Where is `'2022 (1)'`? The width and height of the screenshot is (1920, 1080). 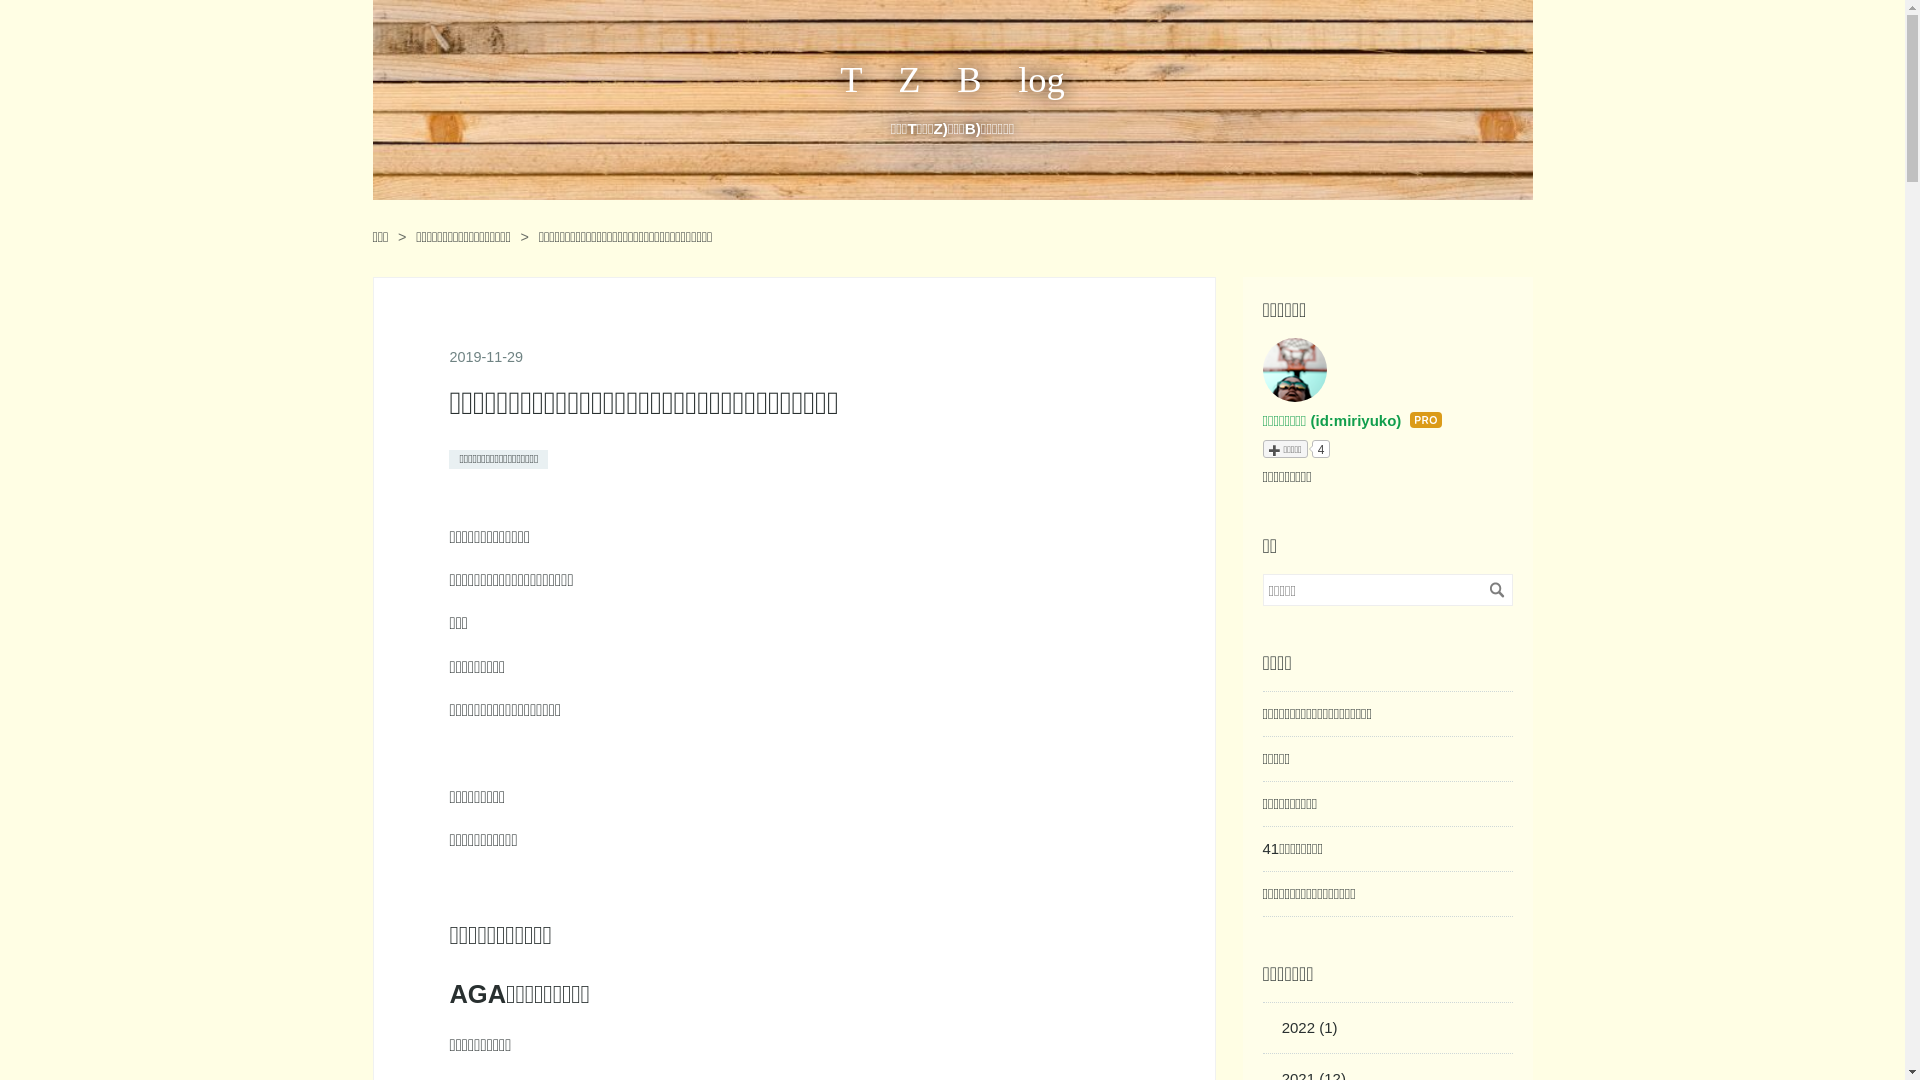
'2022 (1)' is located at coordinates (1310, 1027).